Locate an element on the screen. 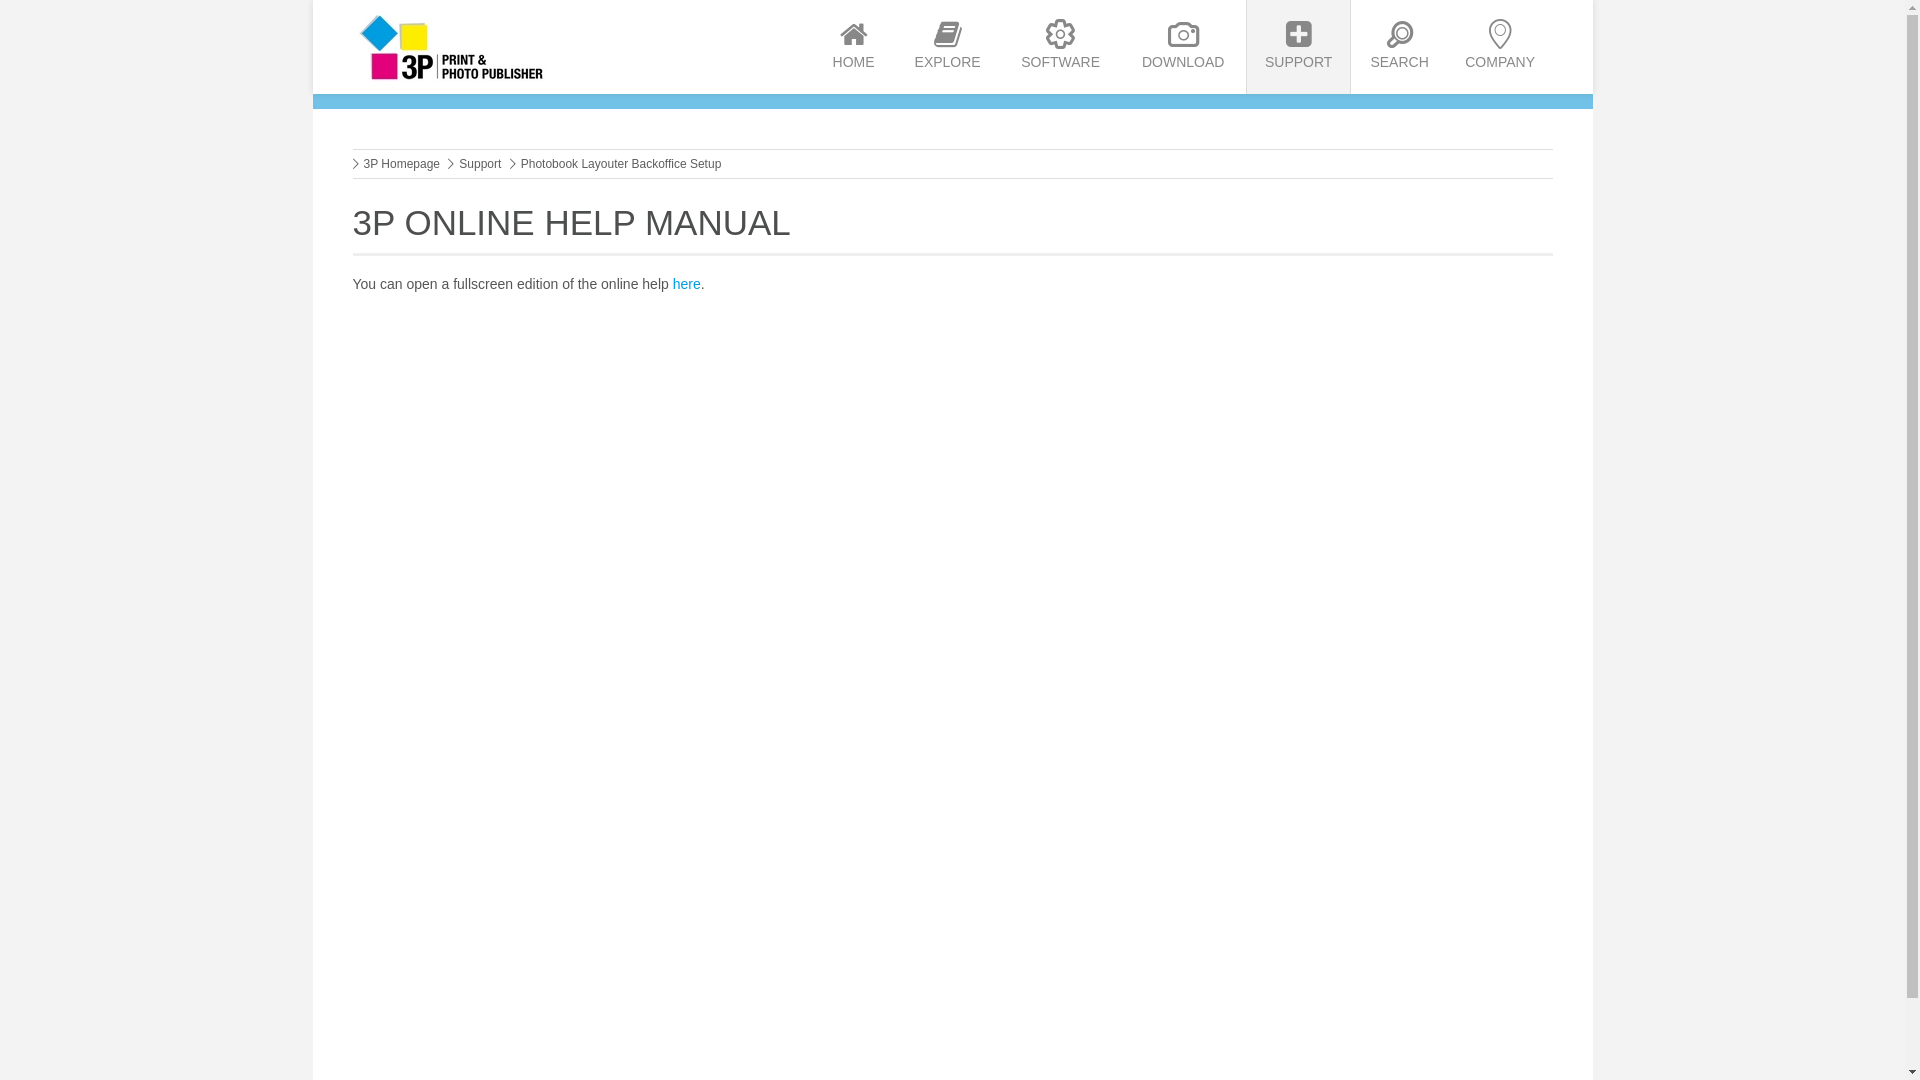 The image size is (1920, 1080). 'SUPPORT' is located at coordinates (1298, 45).